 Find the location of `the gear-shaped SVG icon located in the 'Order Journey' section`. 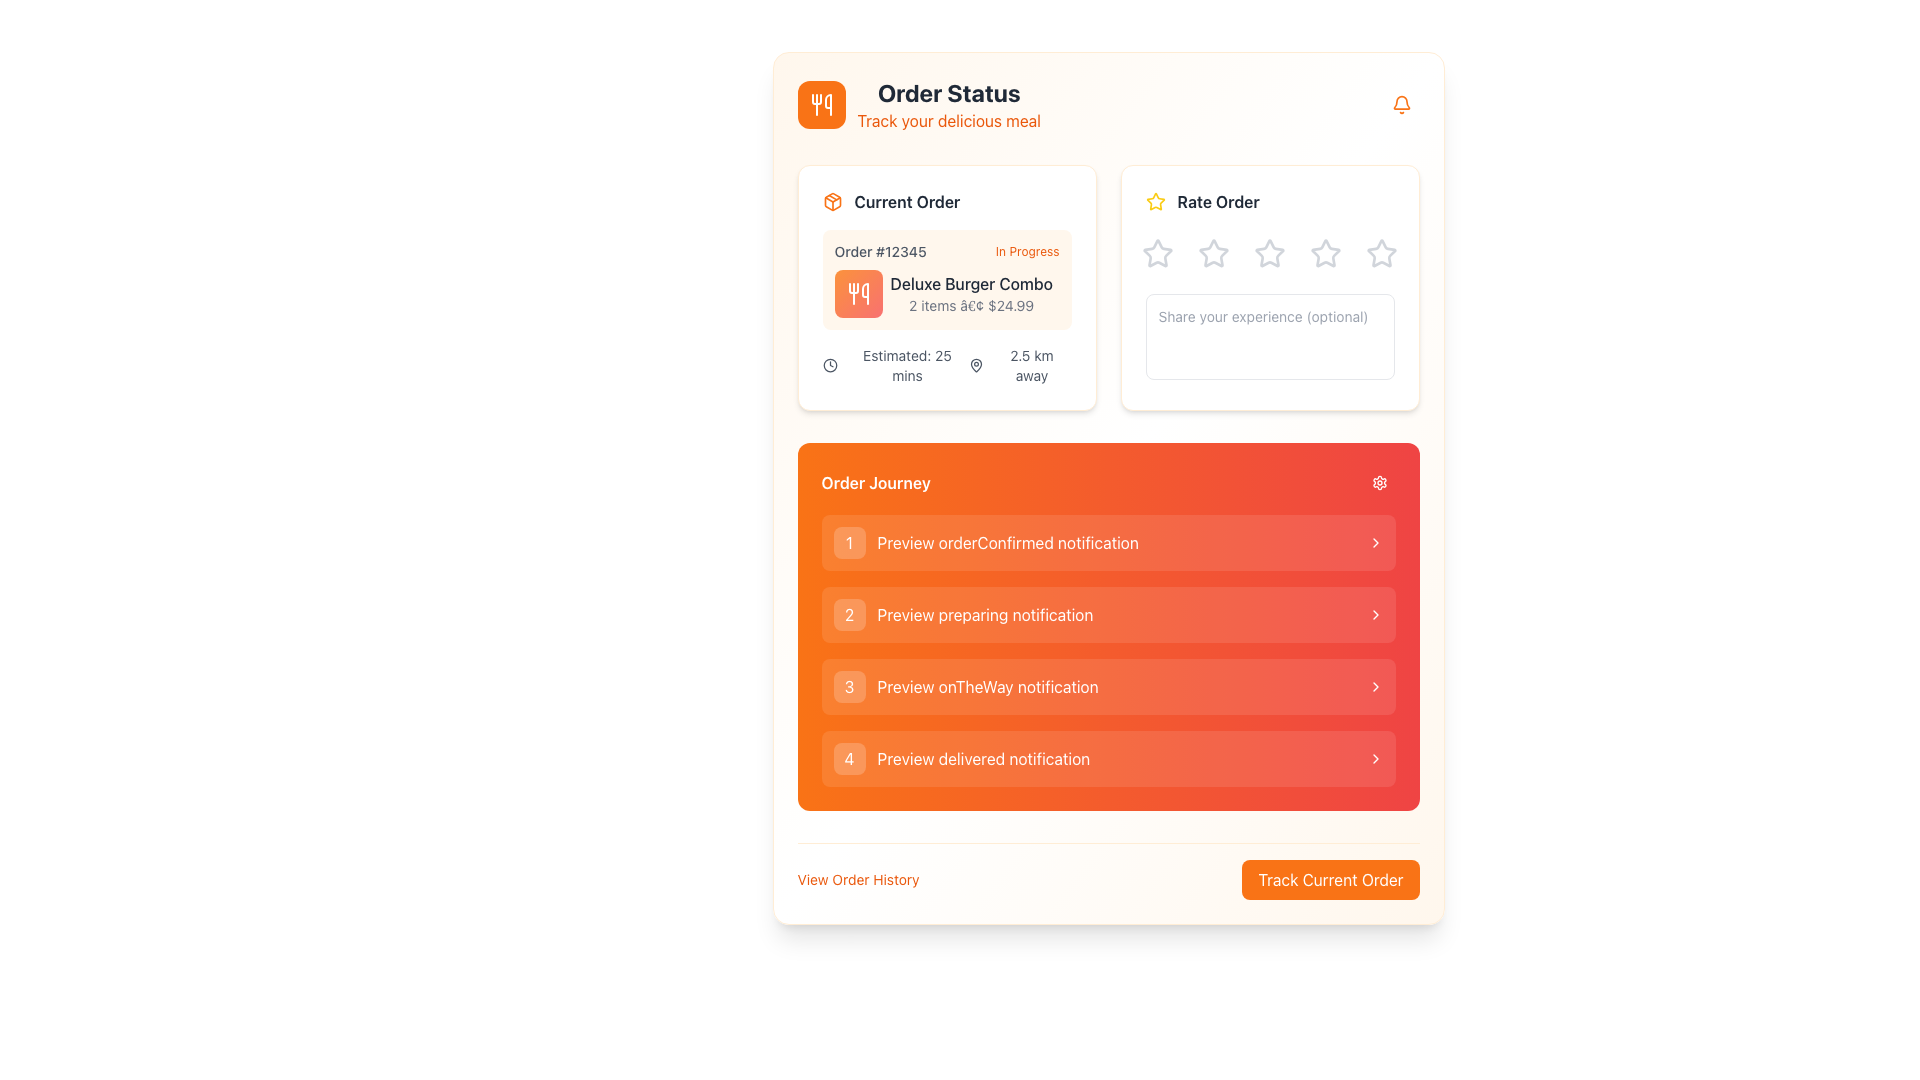

the gear-shaped SVG icon located in the 'Order Journey' section is located at coordinates (1378, 482).